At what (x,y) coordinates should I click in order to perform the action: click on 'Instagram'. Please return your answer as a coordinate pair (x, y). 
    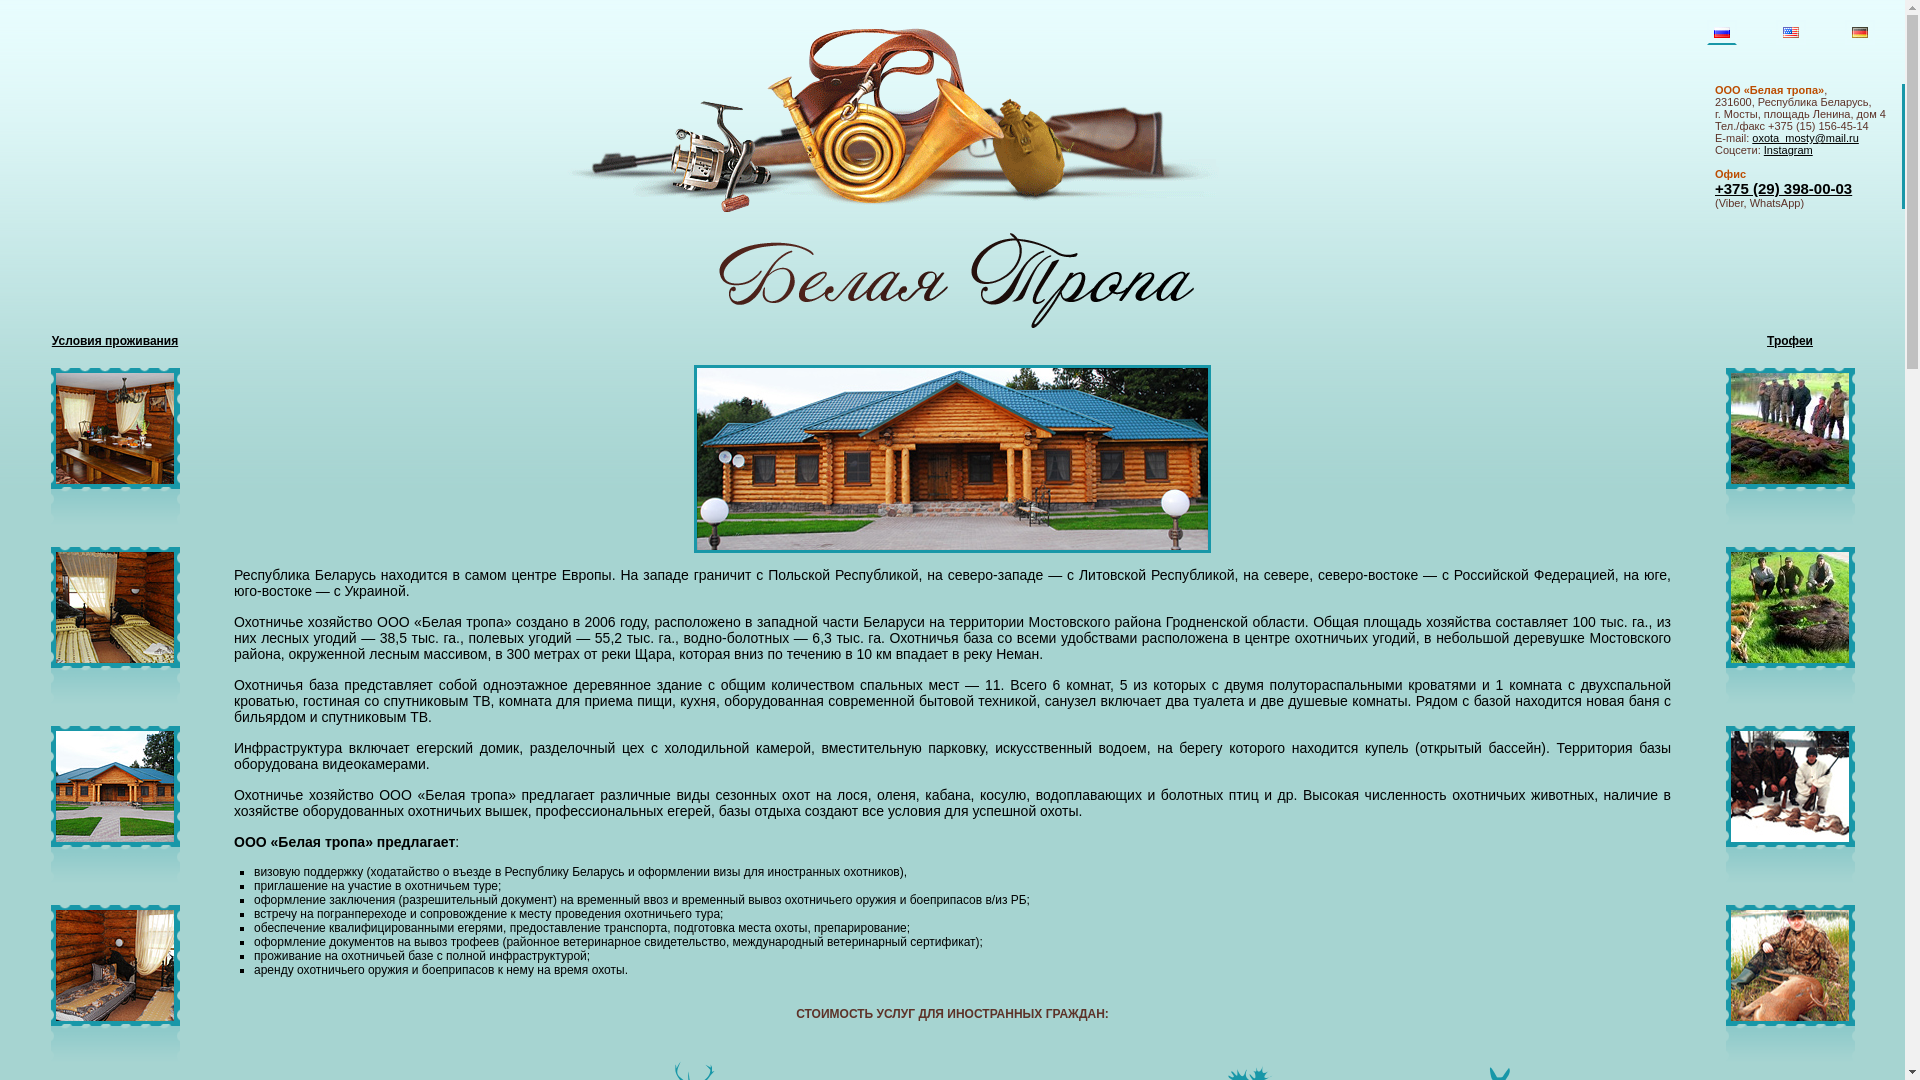
    Looking at the image, I should click on (1788, 149).